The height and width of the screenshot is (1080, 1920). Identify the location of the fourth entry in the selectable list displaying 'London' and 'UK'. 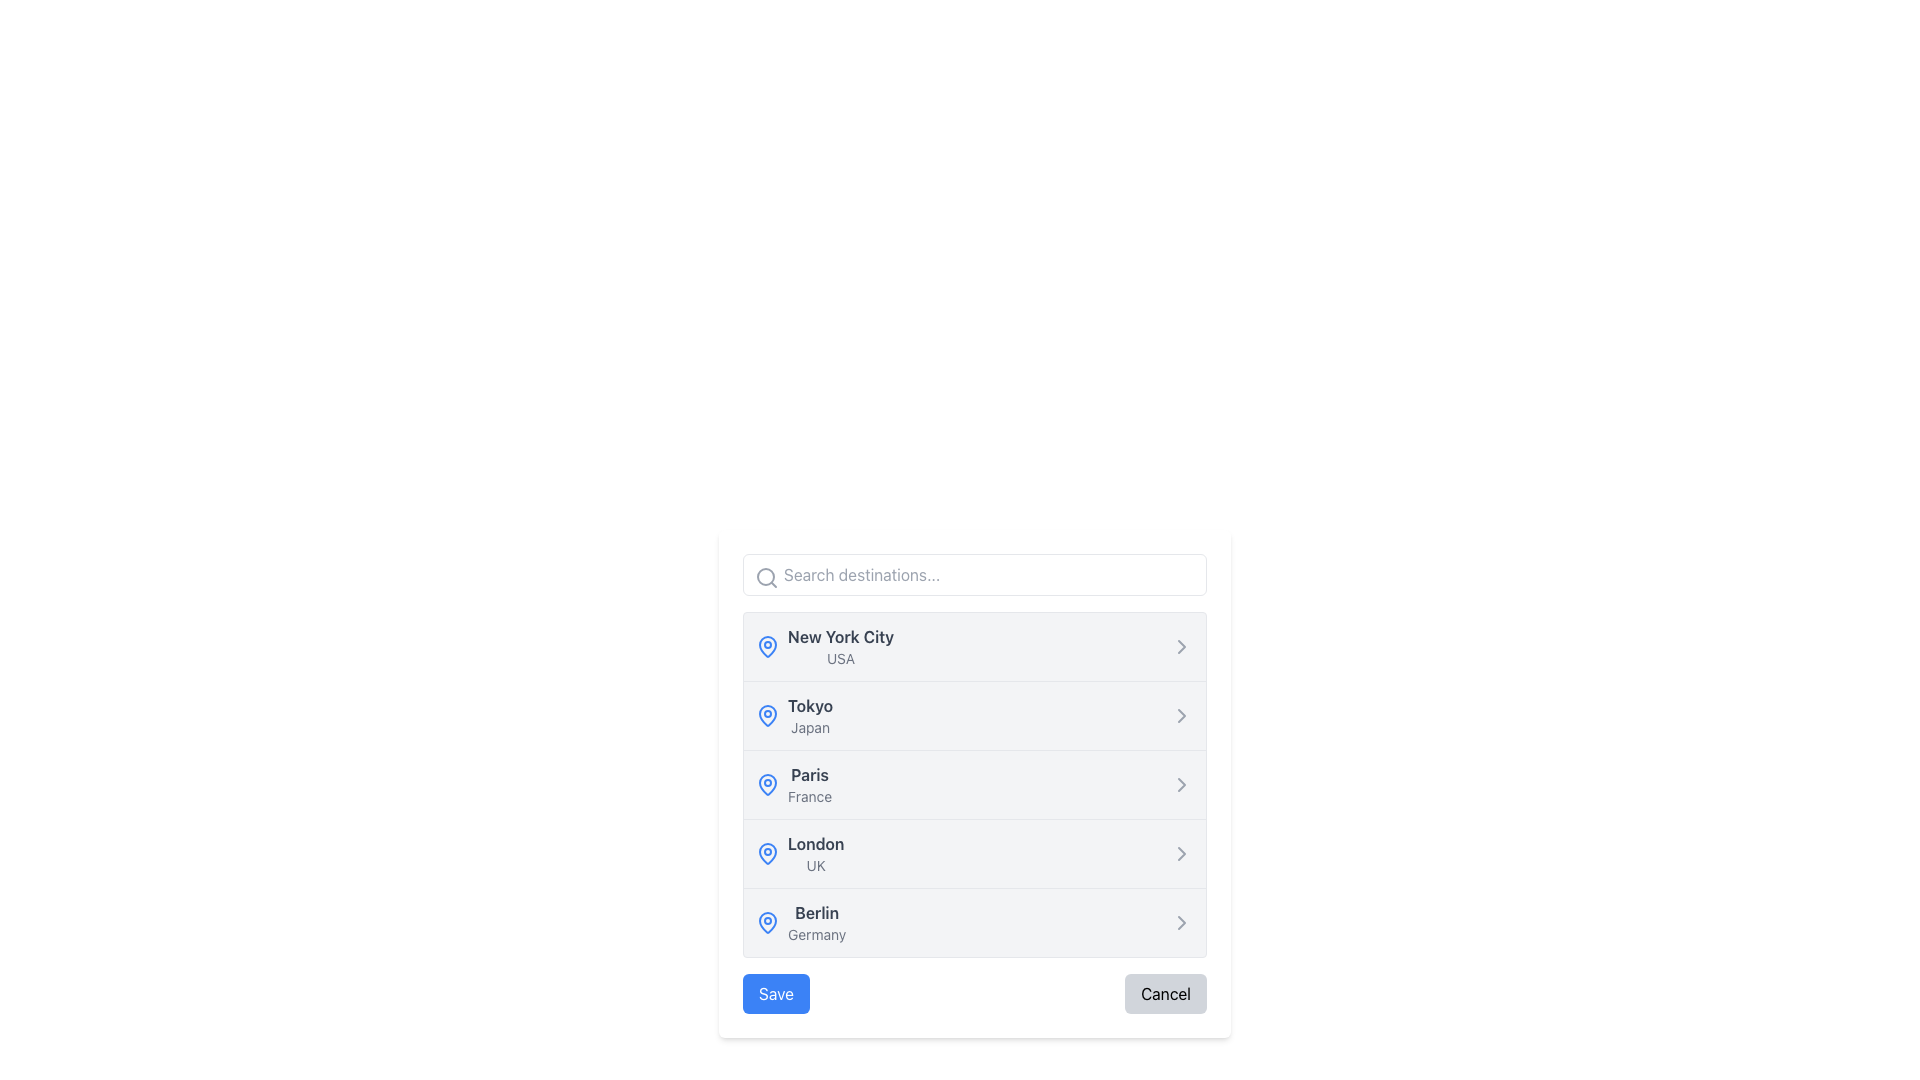
(816, 853).